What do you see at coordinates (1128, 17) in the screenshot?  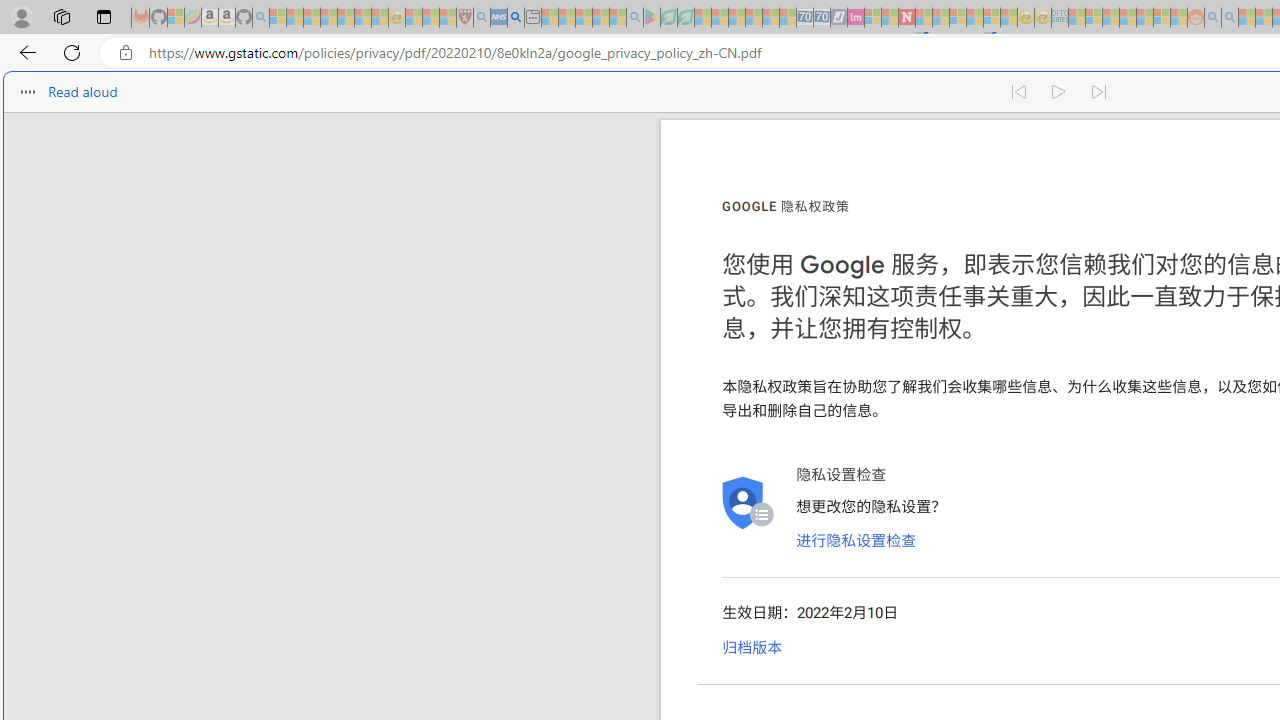 I see `'Expert Portfolios - Sleeping'` at bounding box center [1128, 17].